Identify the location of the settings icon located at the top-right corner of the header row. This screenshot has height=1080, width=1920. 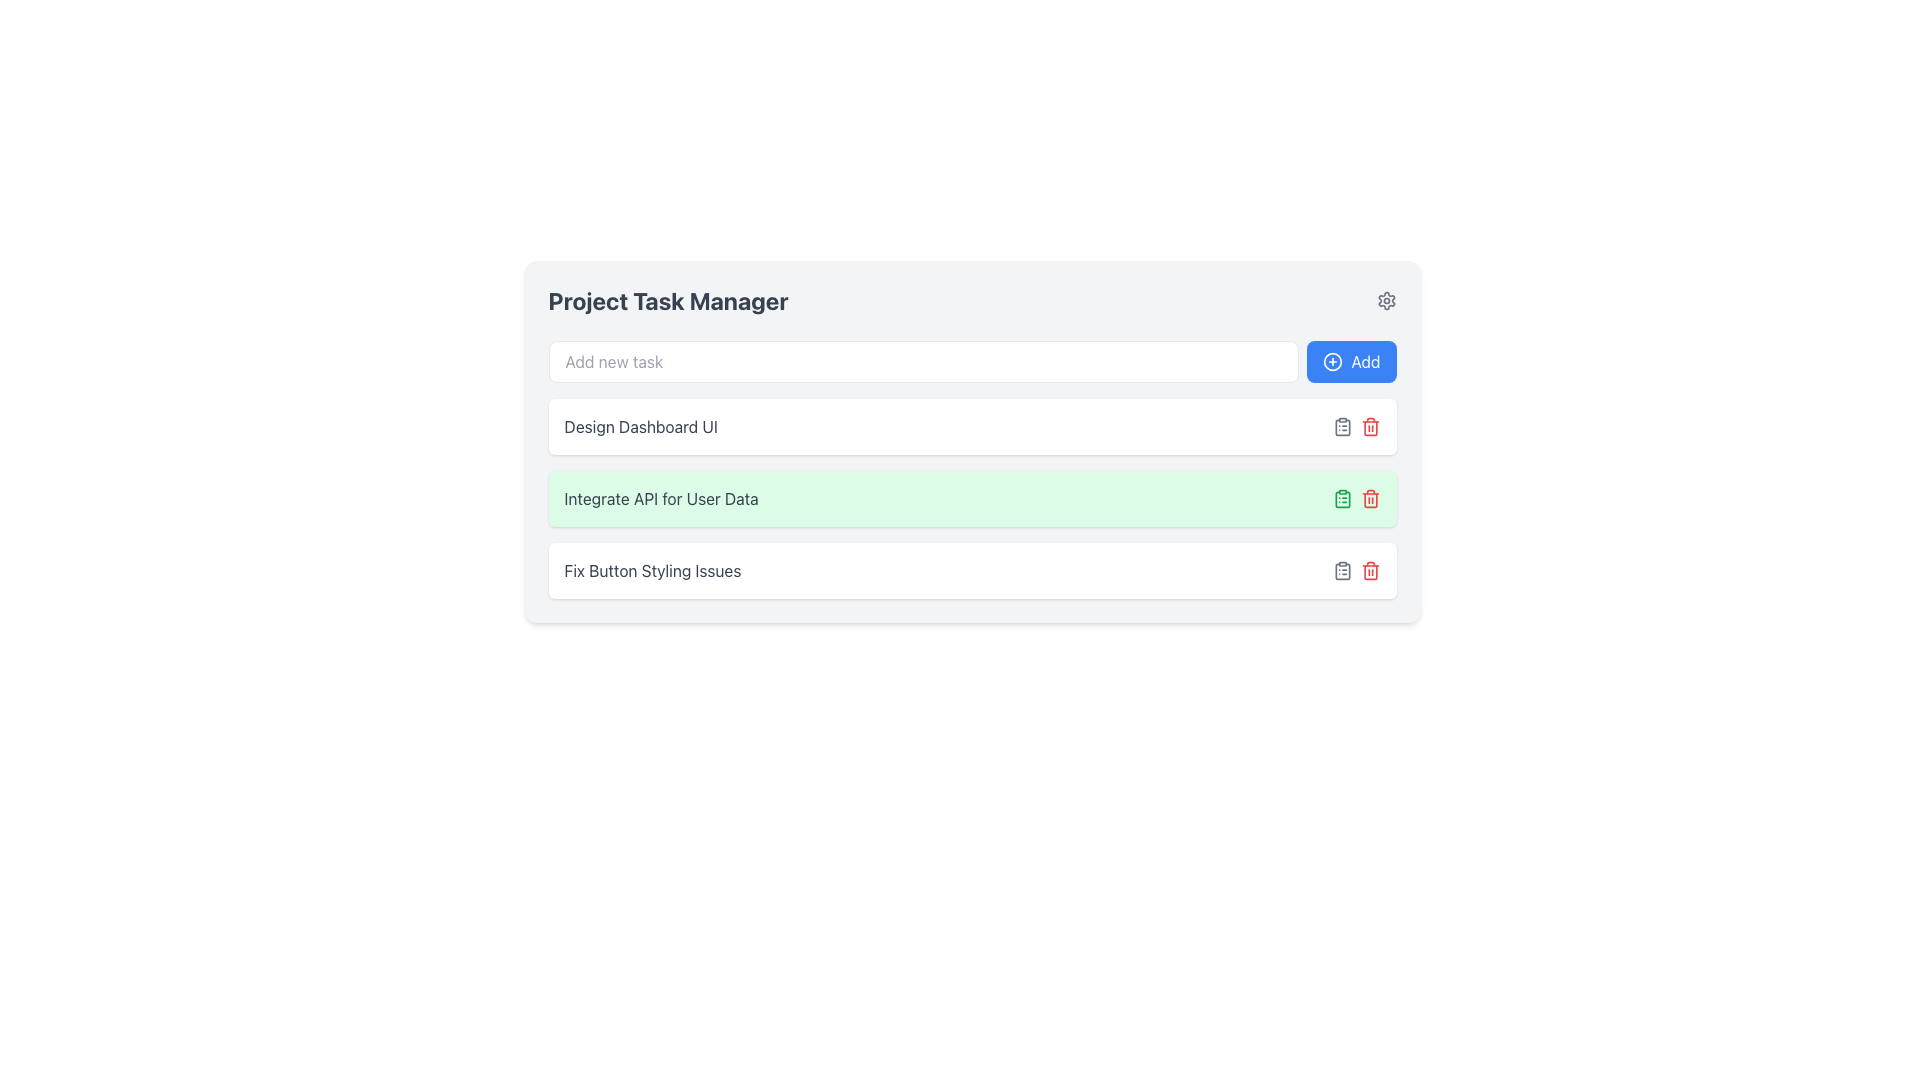
(1385, 300).